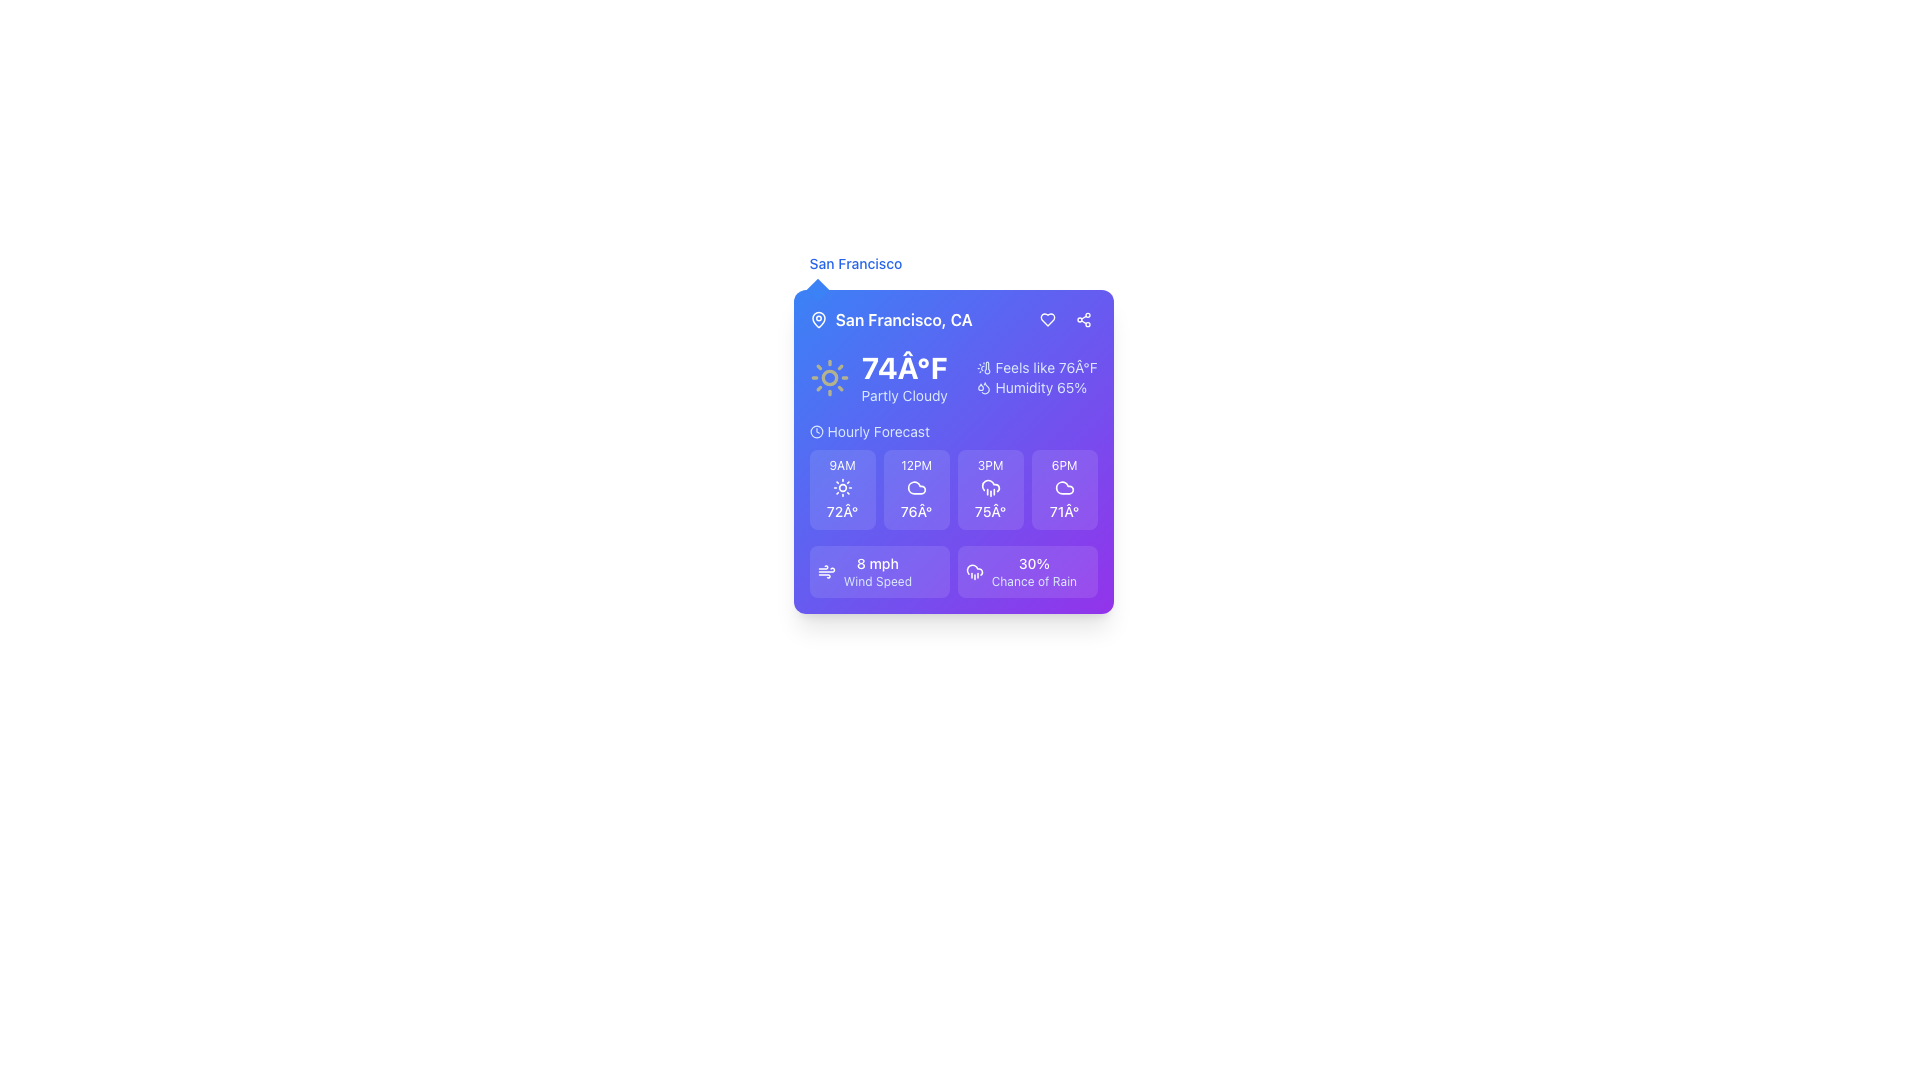 This screenshot has width=1920, height=1080. What do you see at coordinates (903, 319) in the screenshot?
I see `the static text label displaying 'San Francisco, CA' which is styled with a bold font and has a blue gradient background, located at the top left corner of the weather details card` at bounding box center [903, 319].